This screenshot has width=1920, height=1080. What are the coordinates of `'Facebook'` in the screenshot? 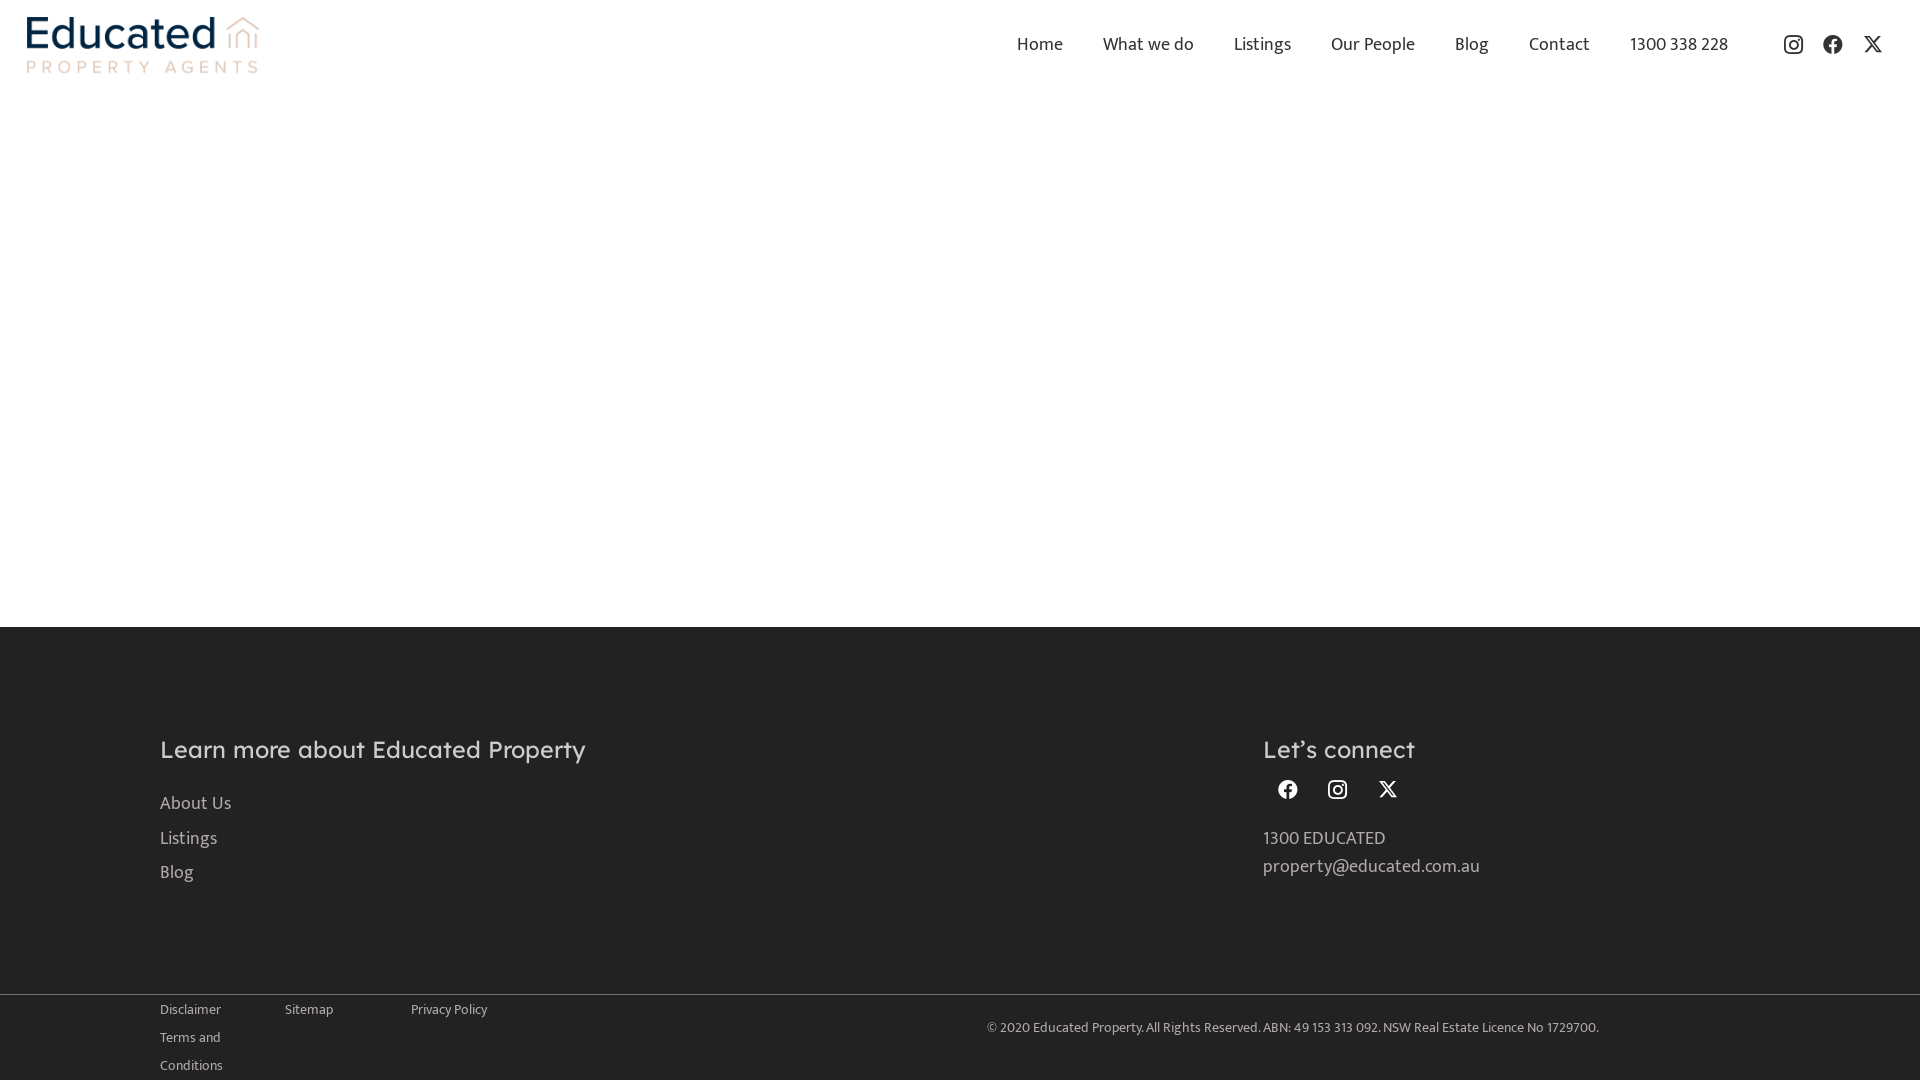 It's located at (1287, 789).